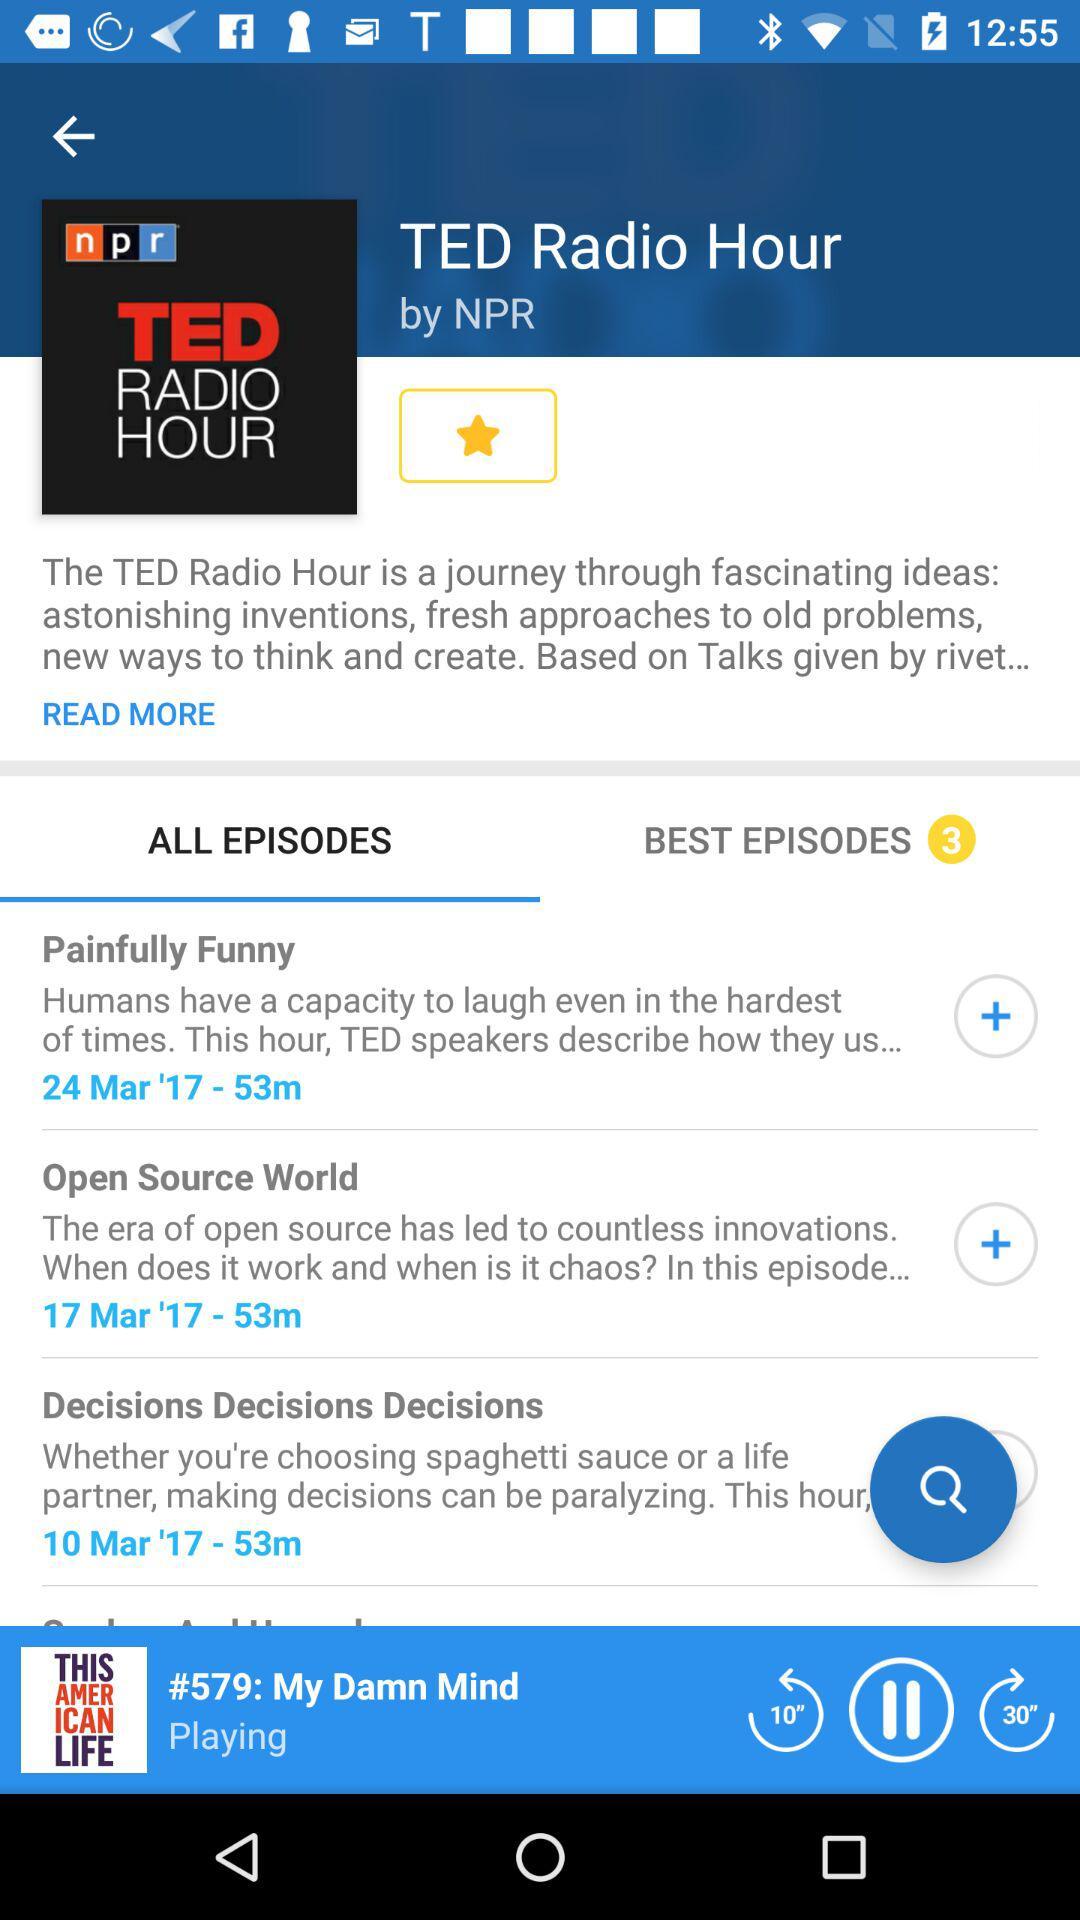 The image size is (1080, 1920). What do you see at coordinates (995, 1472) in the screenshot?
I see `episode` at bounding box center [995, 1472].